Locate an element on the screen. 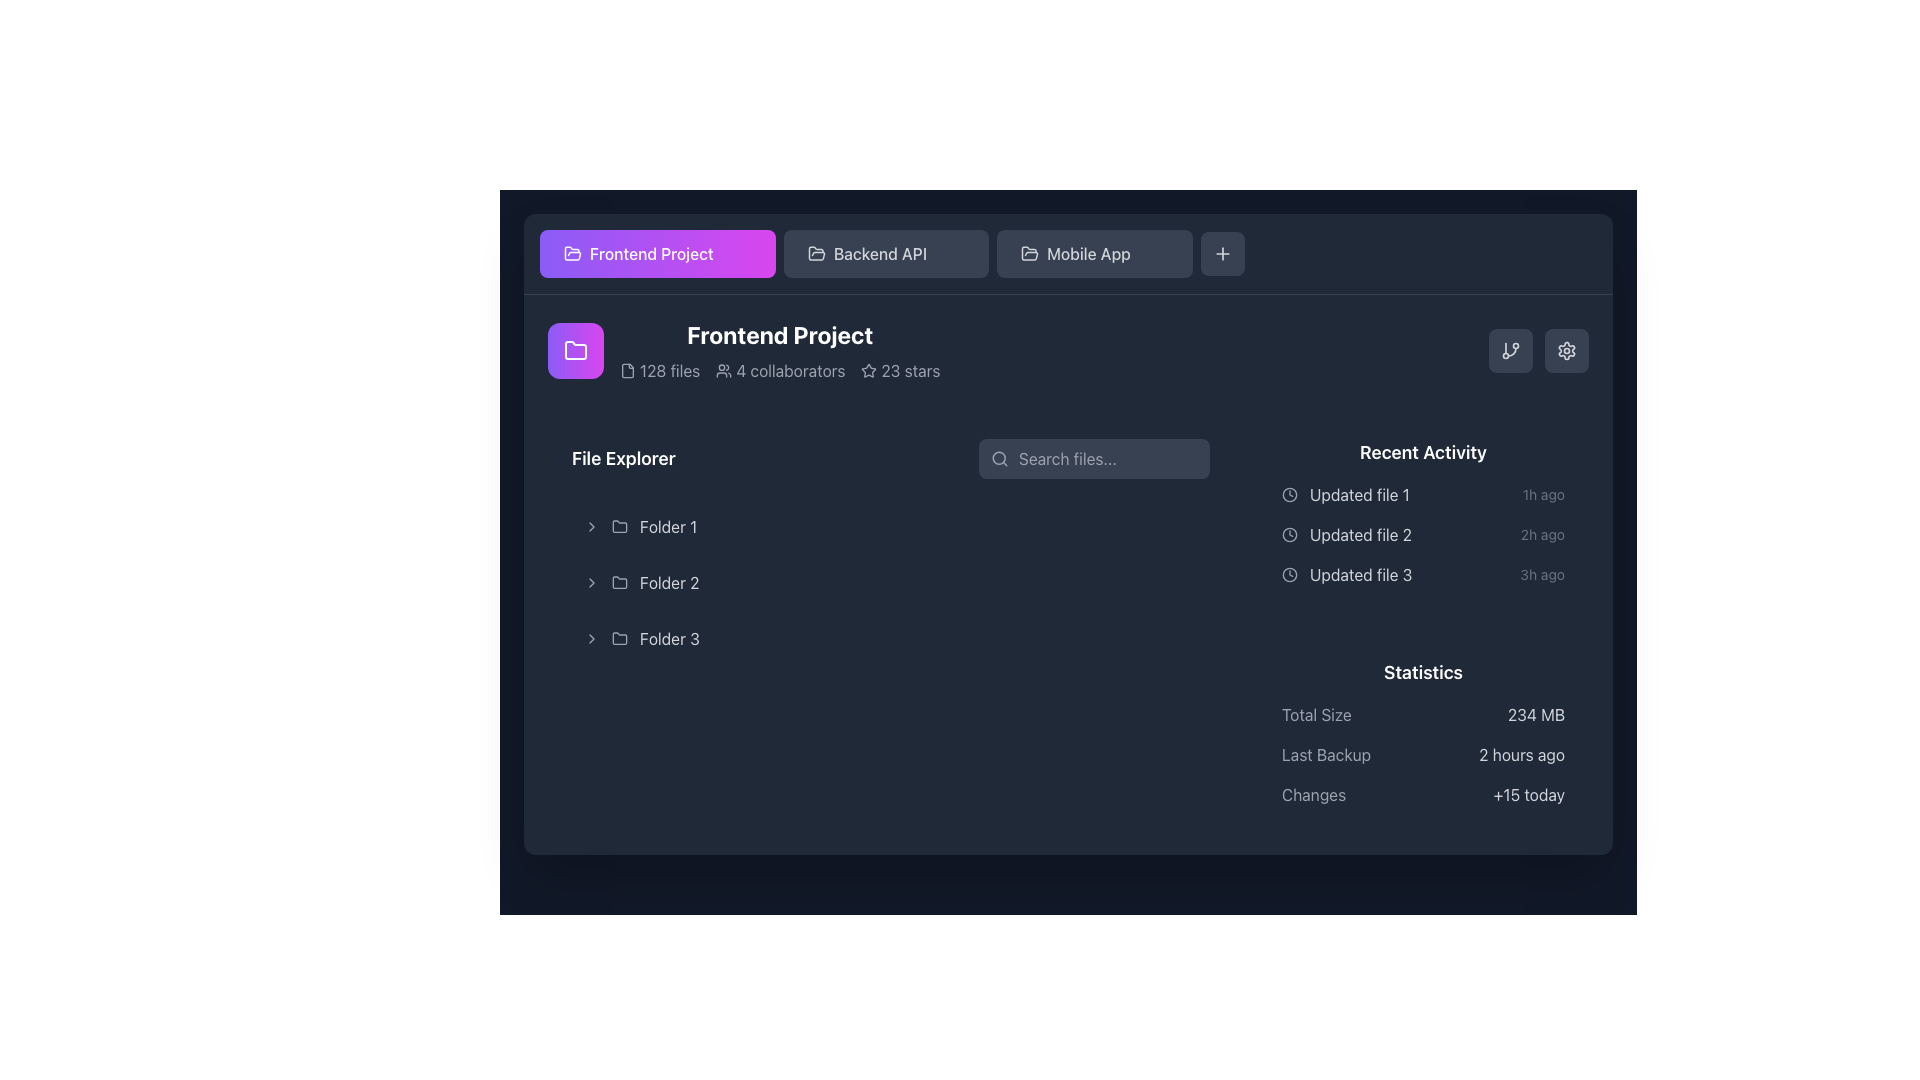 Image resolution: width=1920 pixels, height=1080 pixels. the right-facing chevron icon located is located at coordinates (590, 582).